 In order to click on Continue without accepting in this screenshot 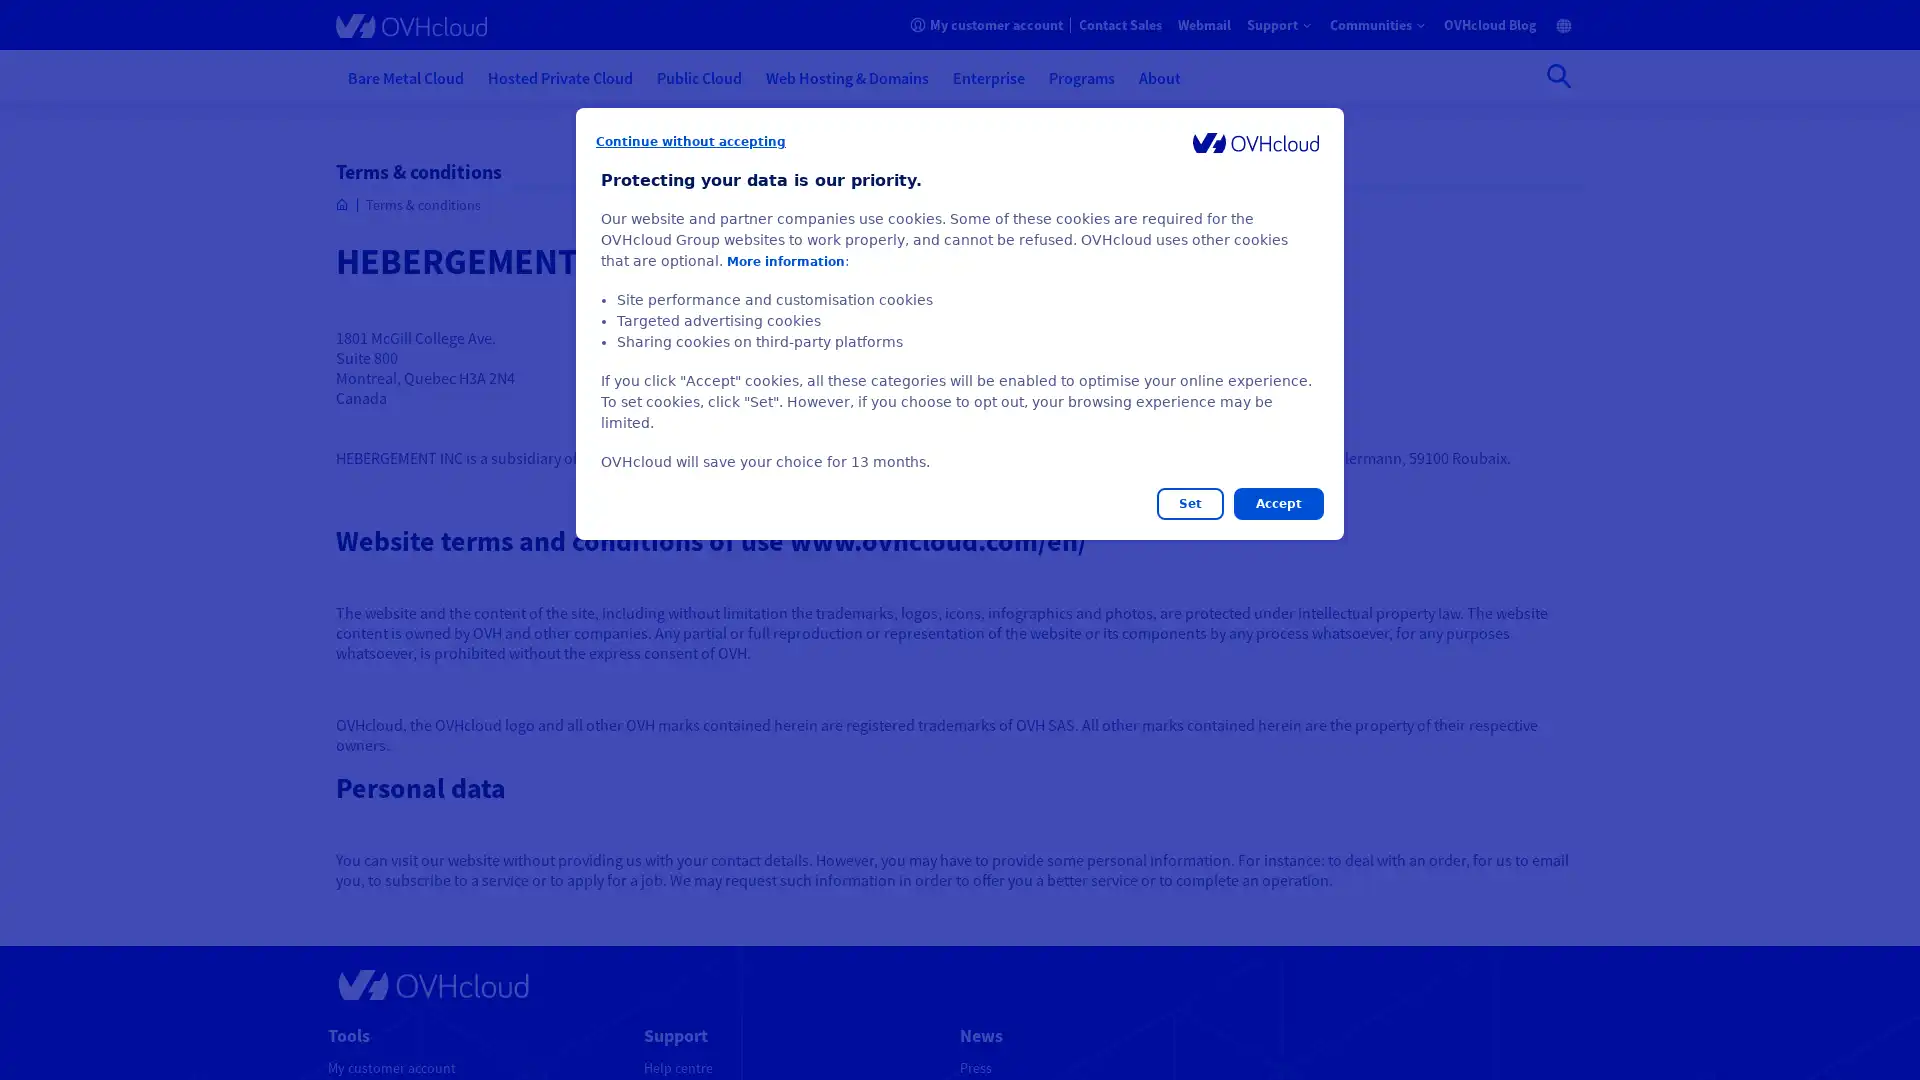, I will do `click(691, 141)`.